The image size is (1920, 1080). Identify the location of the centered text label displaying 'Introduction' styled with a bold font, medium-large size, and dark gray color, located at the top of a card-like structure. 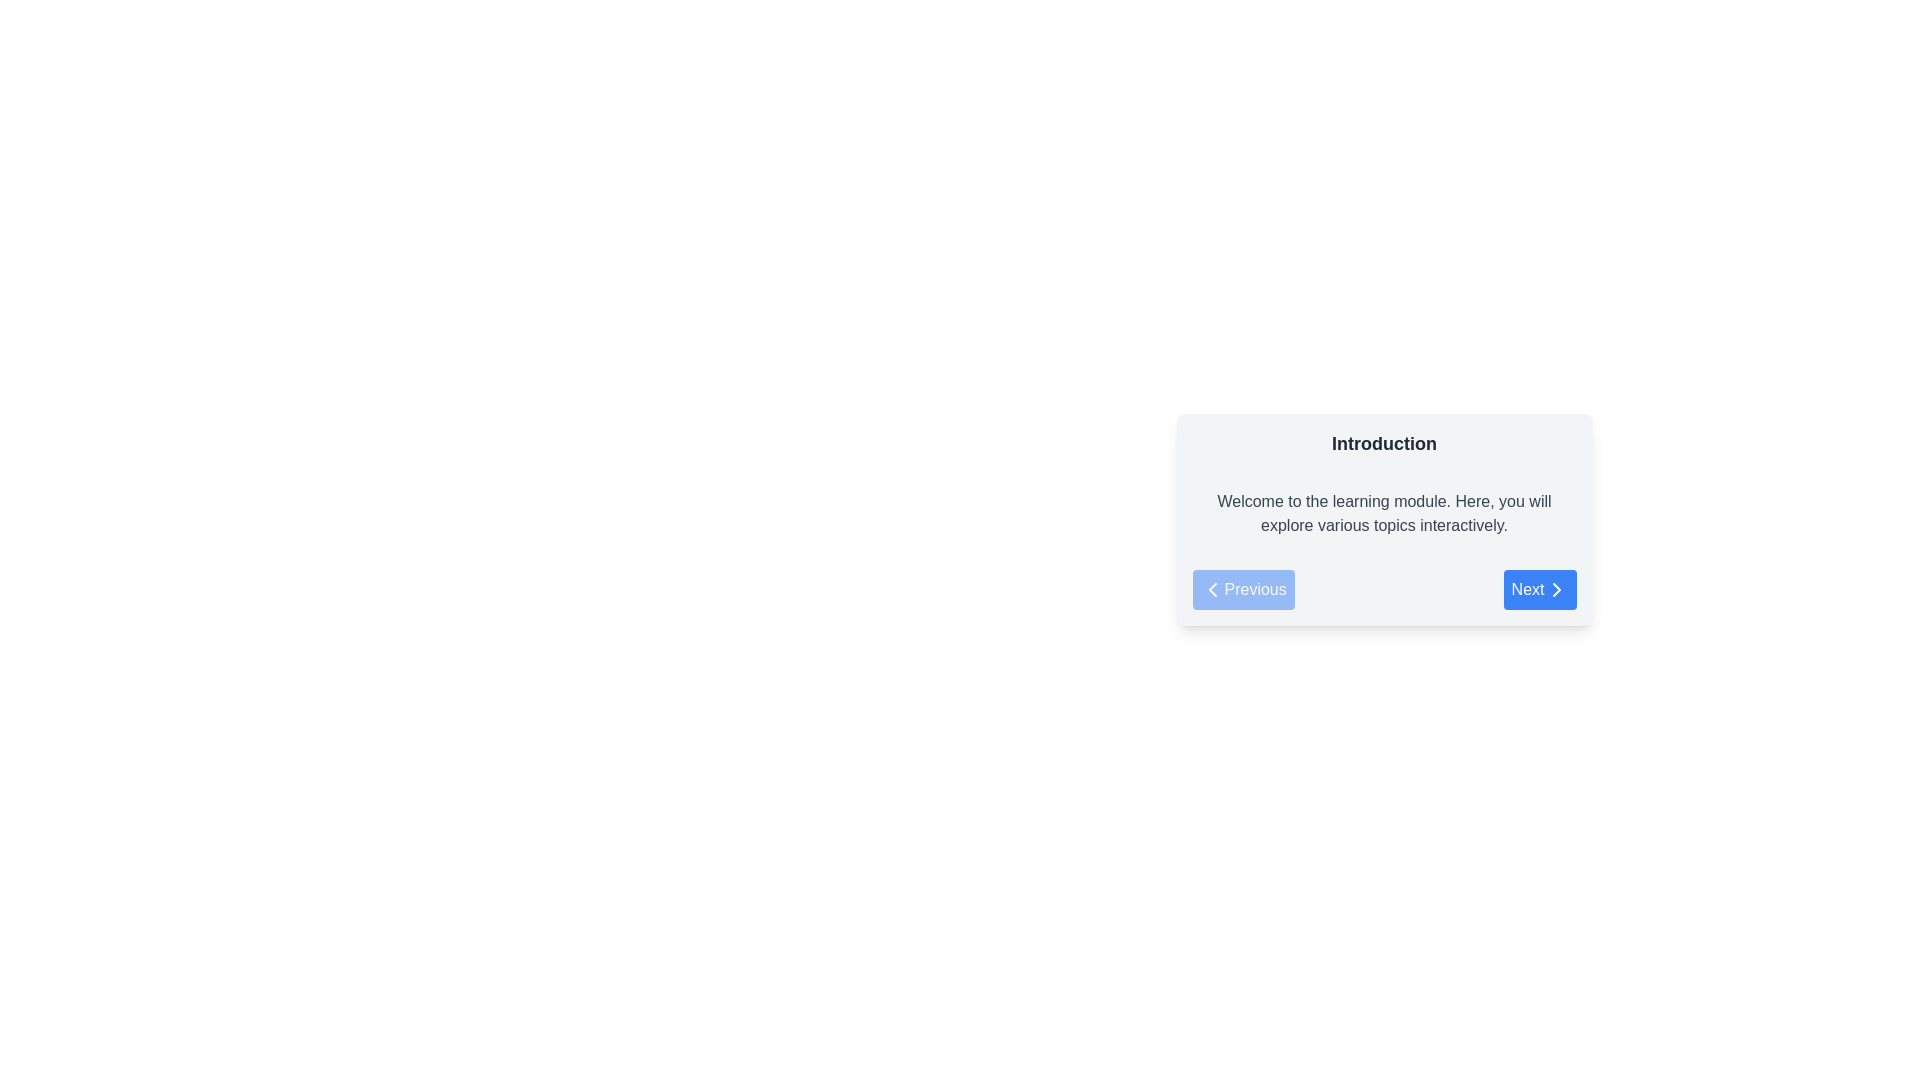
(1383, 442).